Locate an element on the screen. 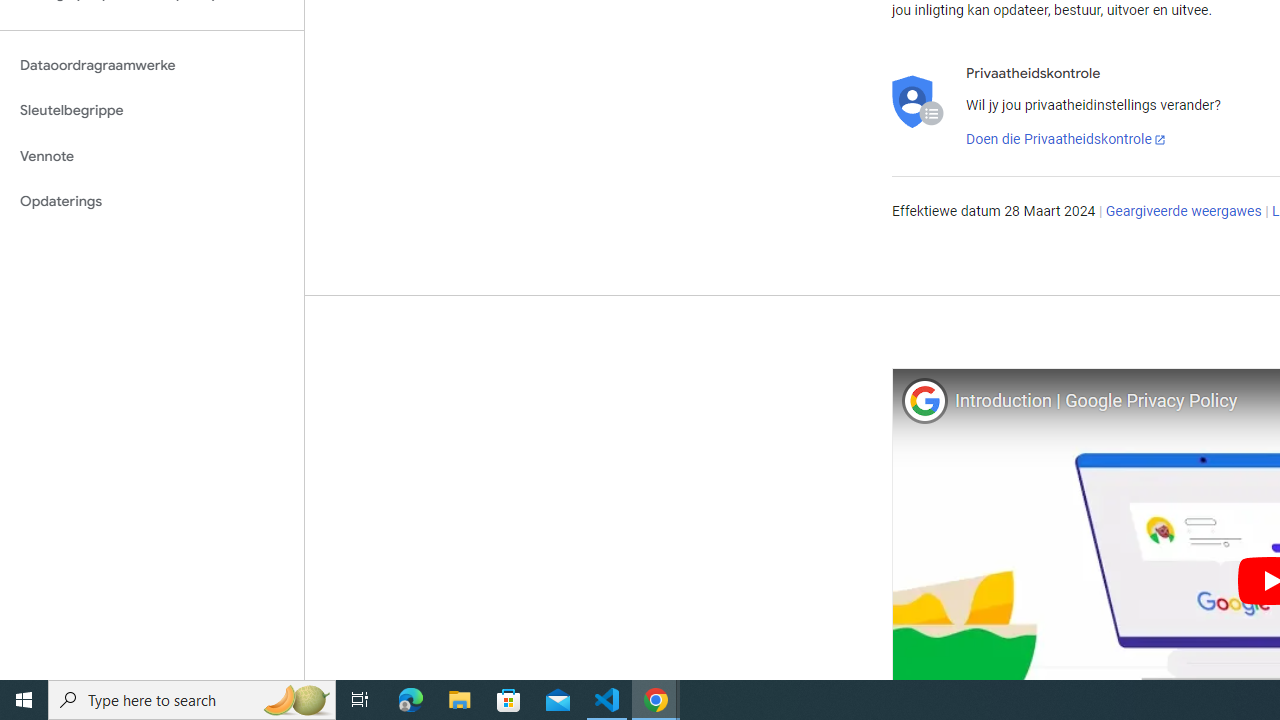 This screenshot has height=720, width=1280. 'Fotobeeld van Google' is located at coordinates (923, 400).